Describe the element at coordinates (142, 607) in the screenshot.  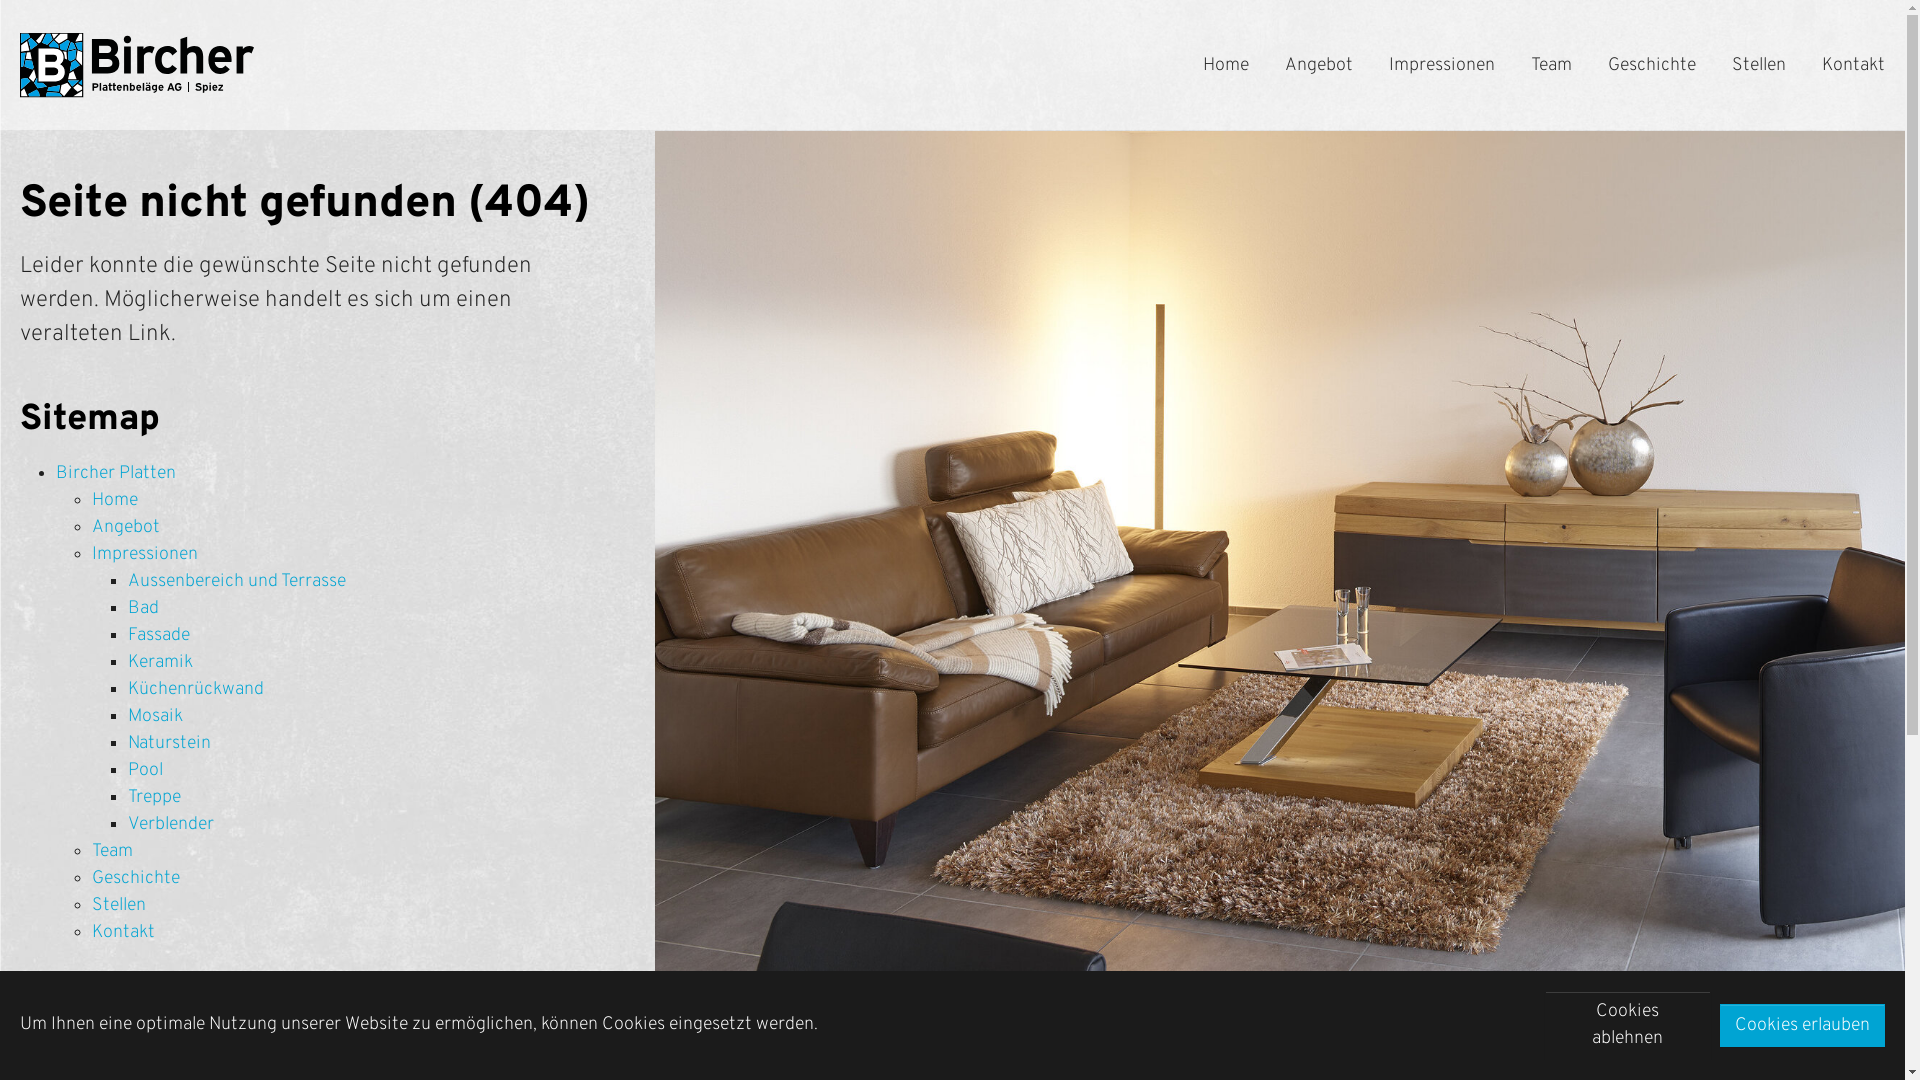
I see `'Bad'` at that location.